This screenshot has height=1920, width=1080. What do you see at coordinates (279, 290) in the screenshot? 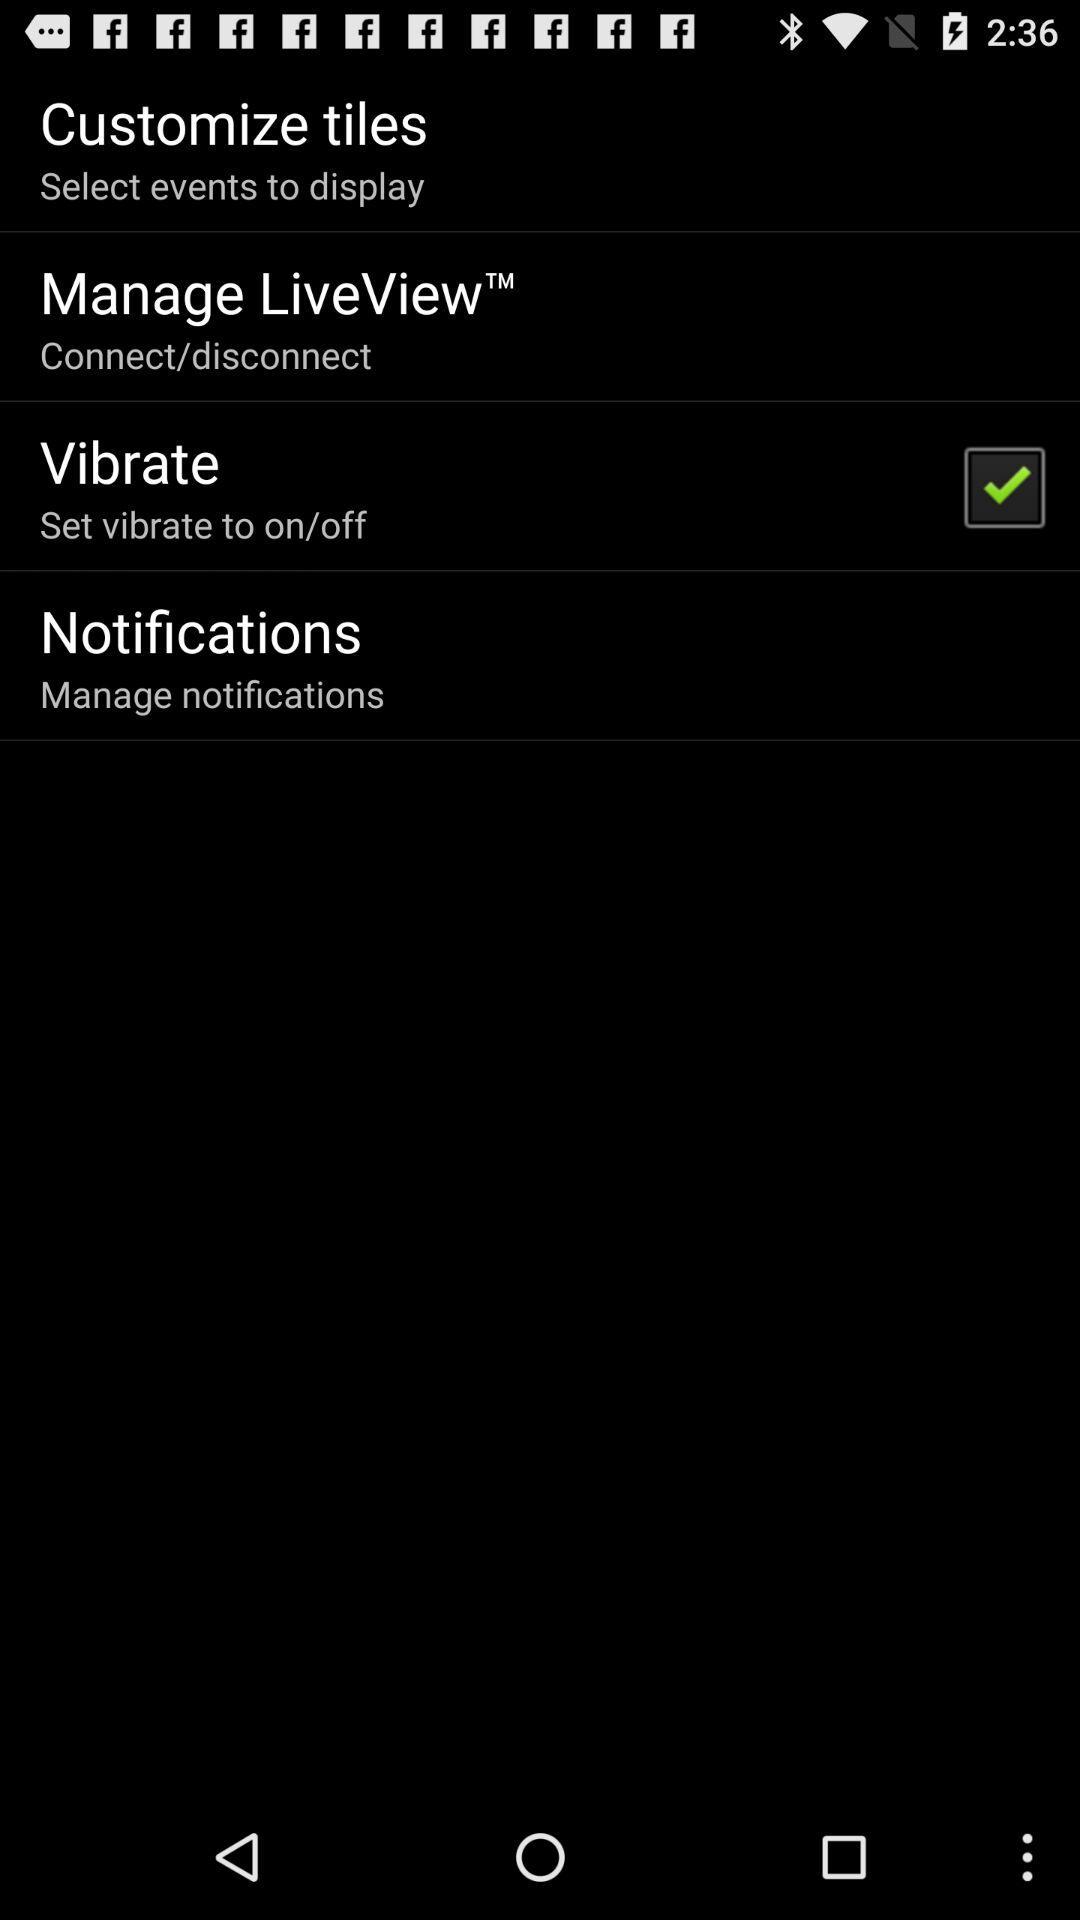
I see `the icon below select events to app` at bounding box center [279, 290].